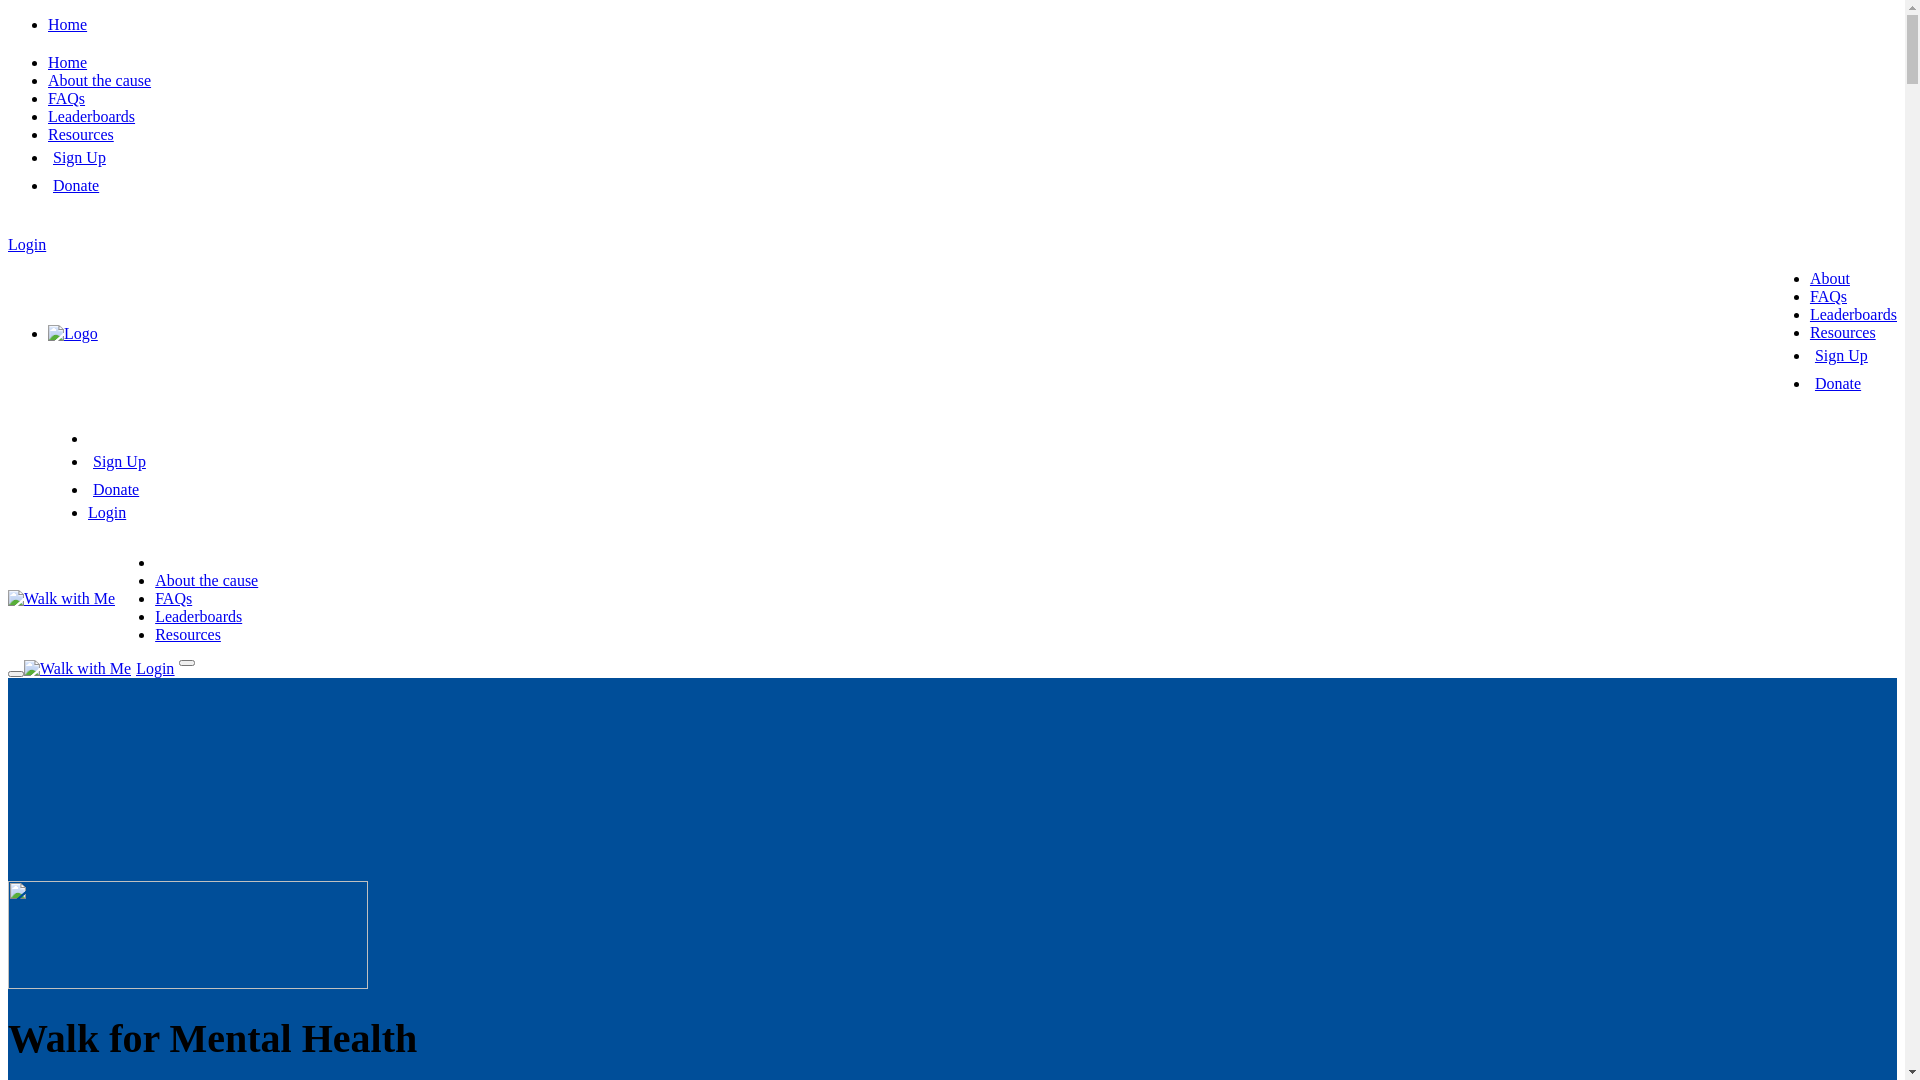 The image size is (1920, 1080). What do you see at coordinates (105, 511) in the screenshot?
I see `'Login'` at bounding box center [105, 511].